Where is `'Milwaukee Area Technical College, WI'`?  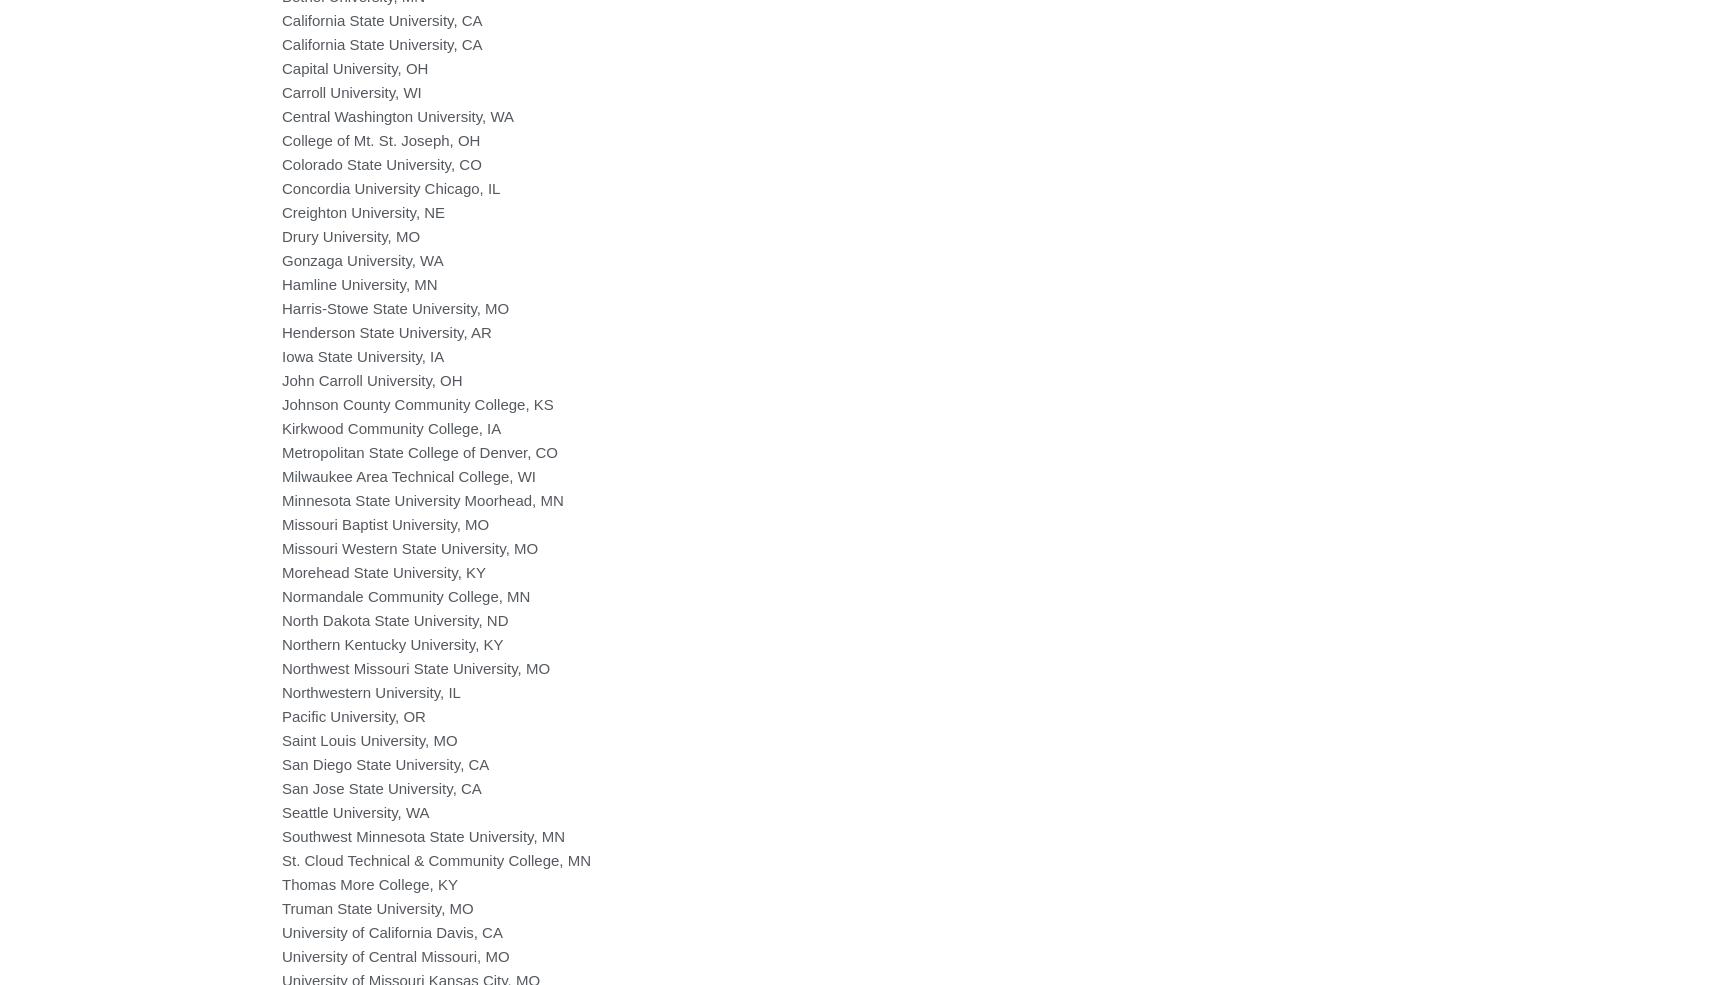 'Milwaukee Area Technical College, WI' is located at coordinates (407, 474).